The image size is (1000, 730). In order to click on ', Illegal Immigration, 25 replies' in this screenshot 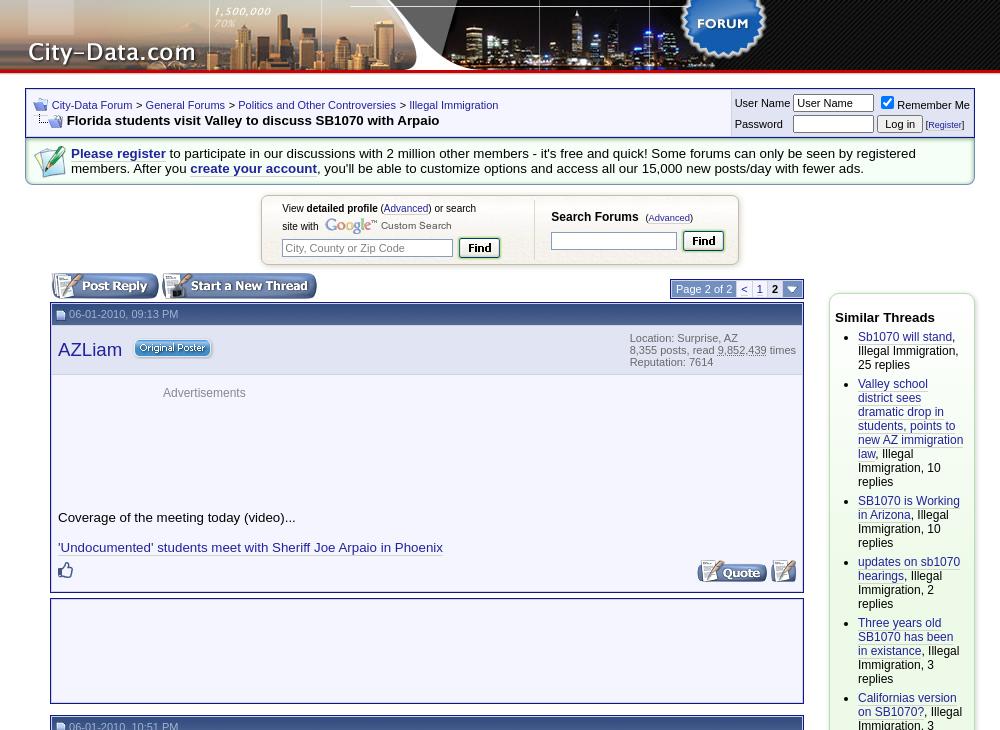, I will do `click(908, 350)`.